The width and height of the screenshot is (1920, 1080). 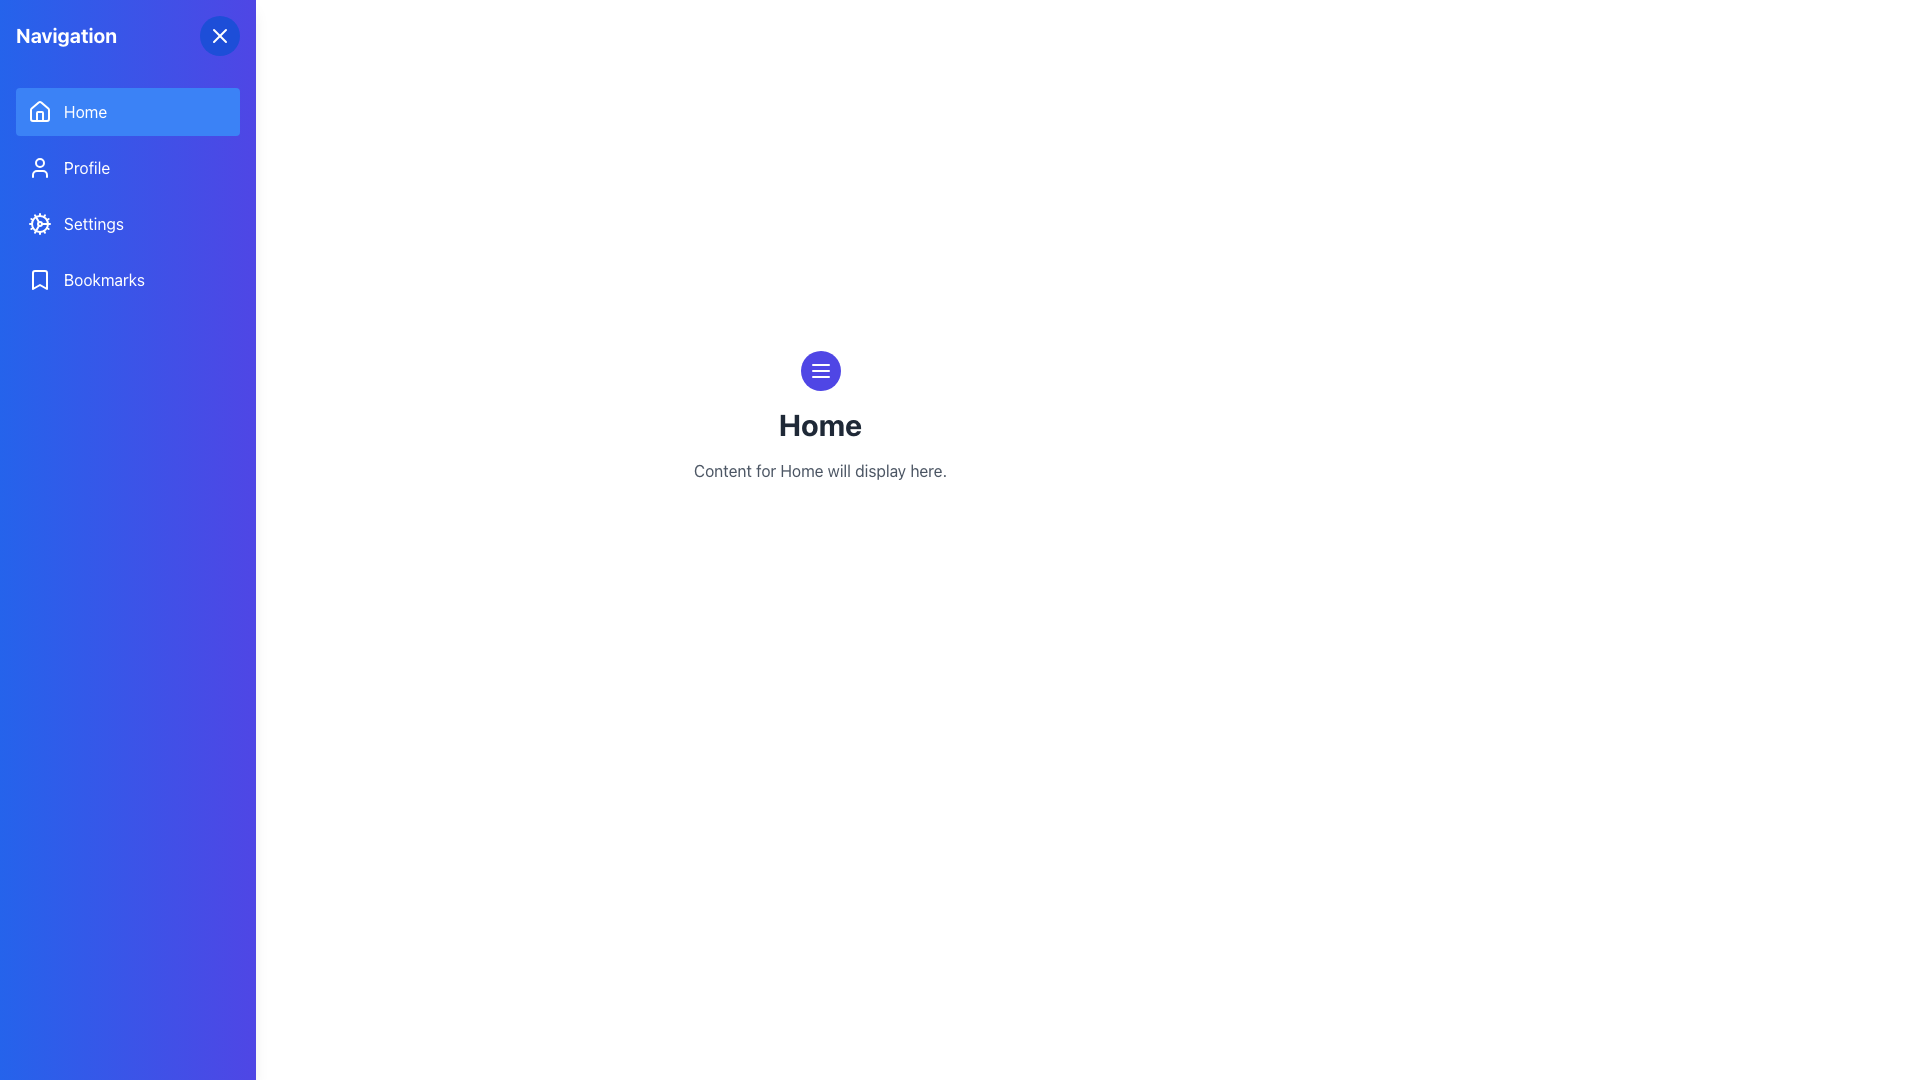 What do you see at coordinates (39, 280) in the screenshot?
I see `the small minimalist bookmark icon located in the 'Bookmarks' menu item of the navigation sidebar, which is positioned to the left of the text label 'Bookmarks'` at bounding box center [39, 280].